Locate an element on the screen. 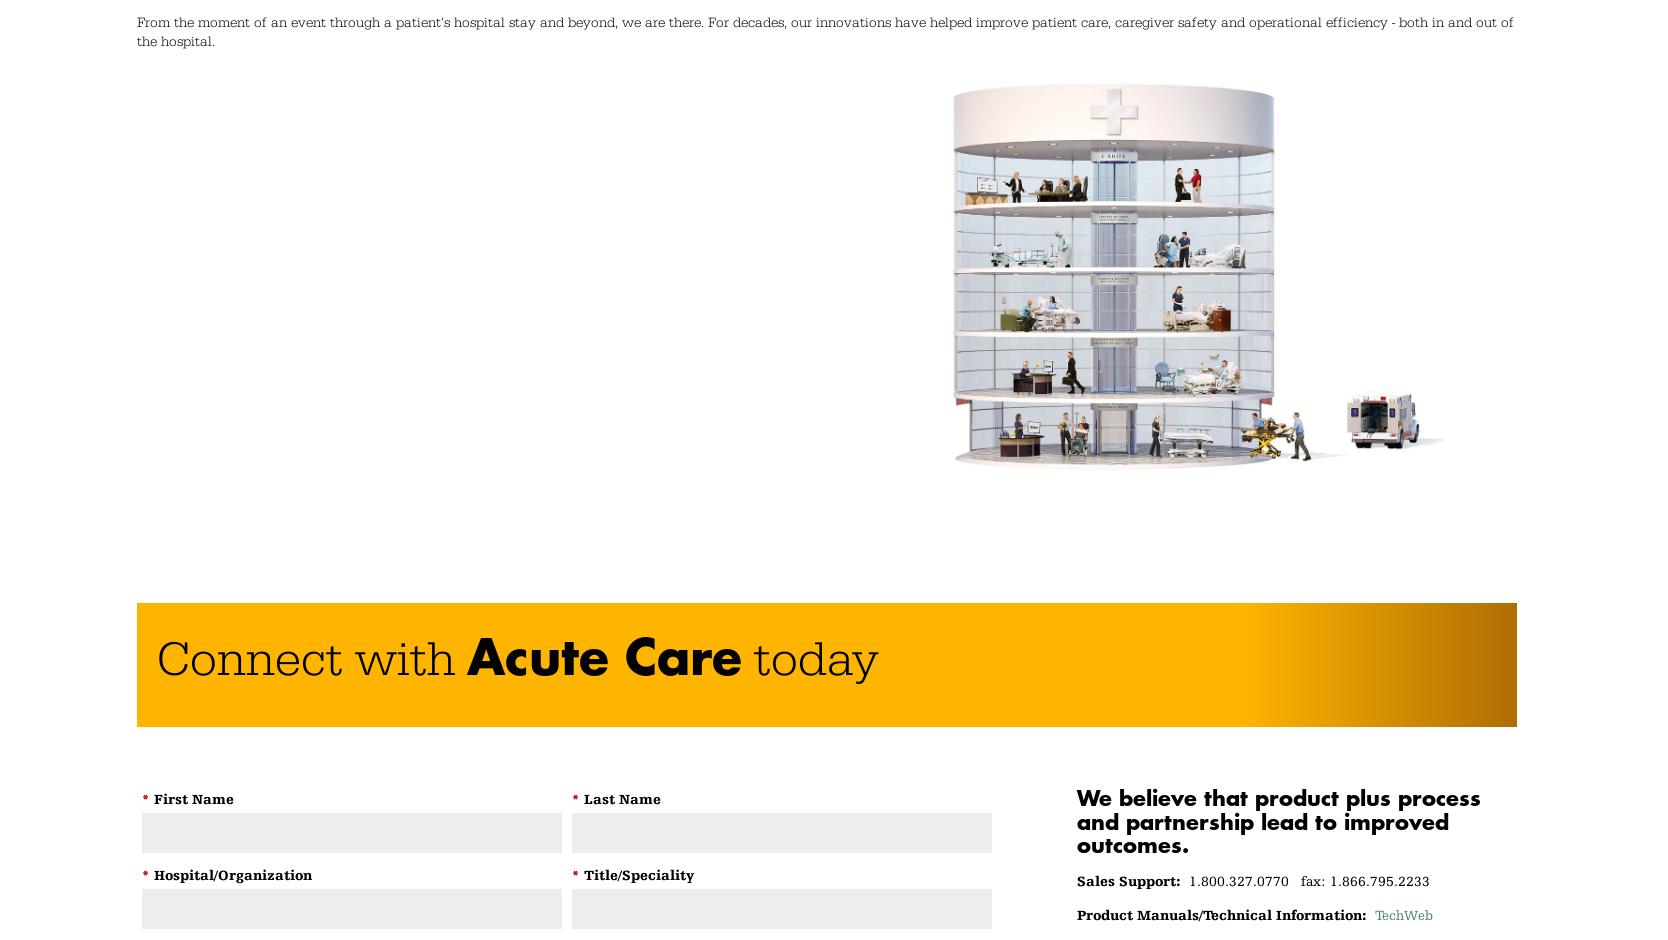  'First Name' is located at coordinates (192, 799).